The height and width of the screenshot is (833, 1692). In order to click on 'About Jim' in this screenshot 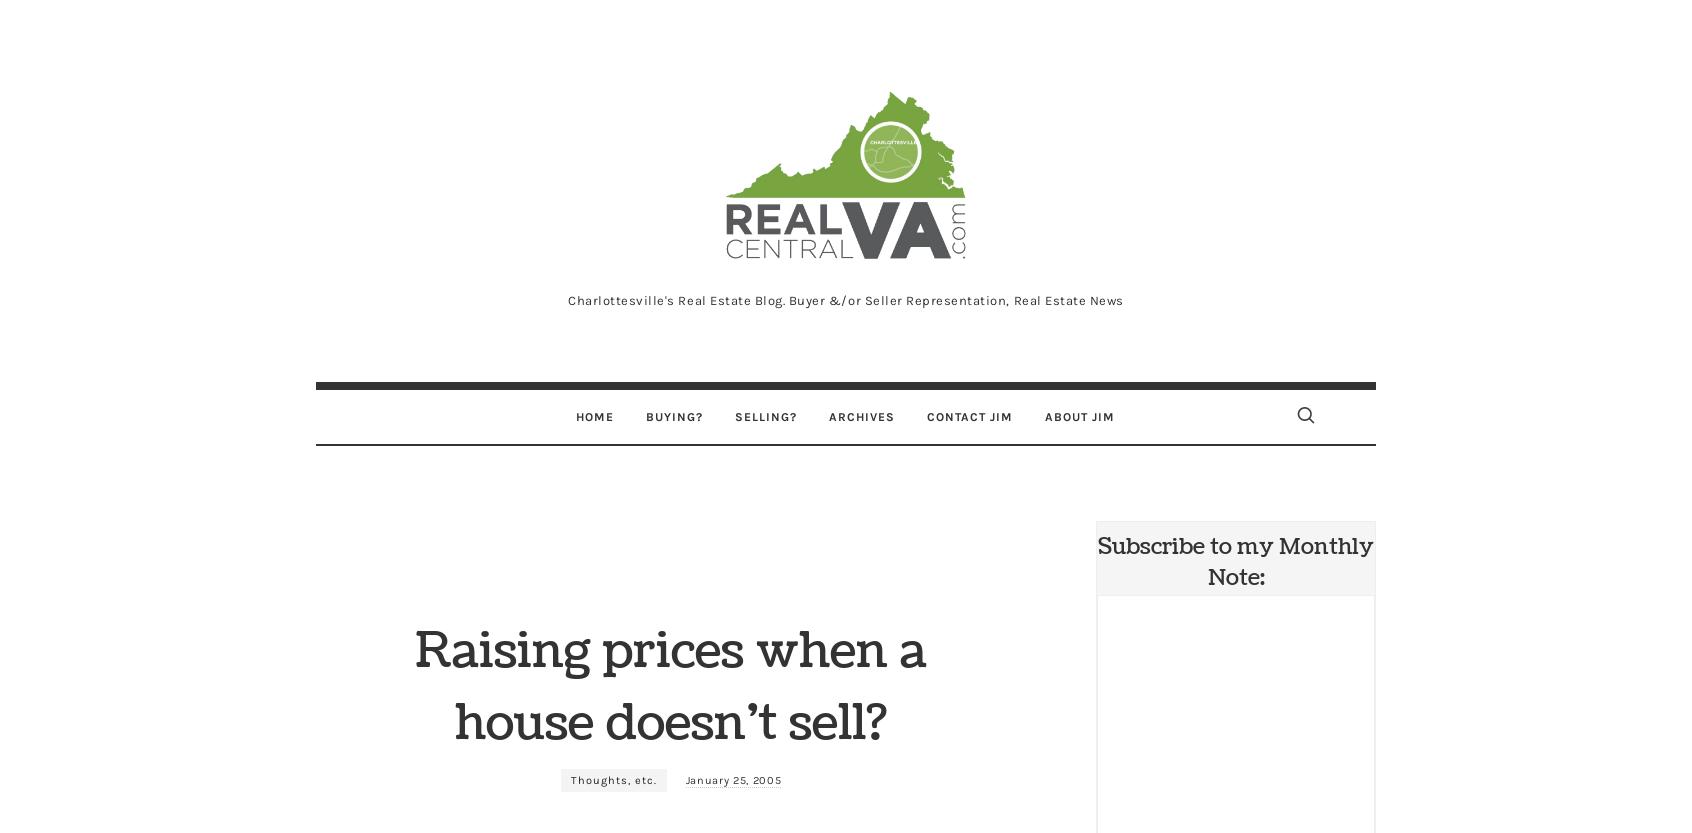, I will do `click(1080, 416)`.